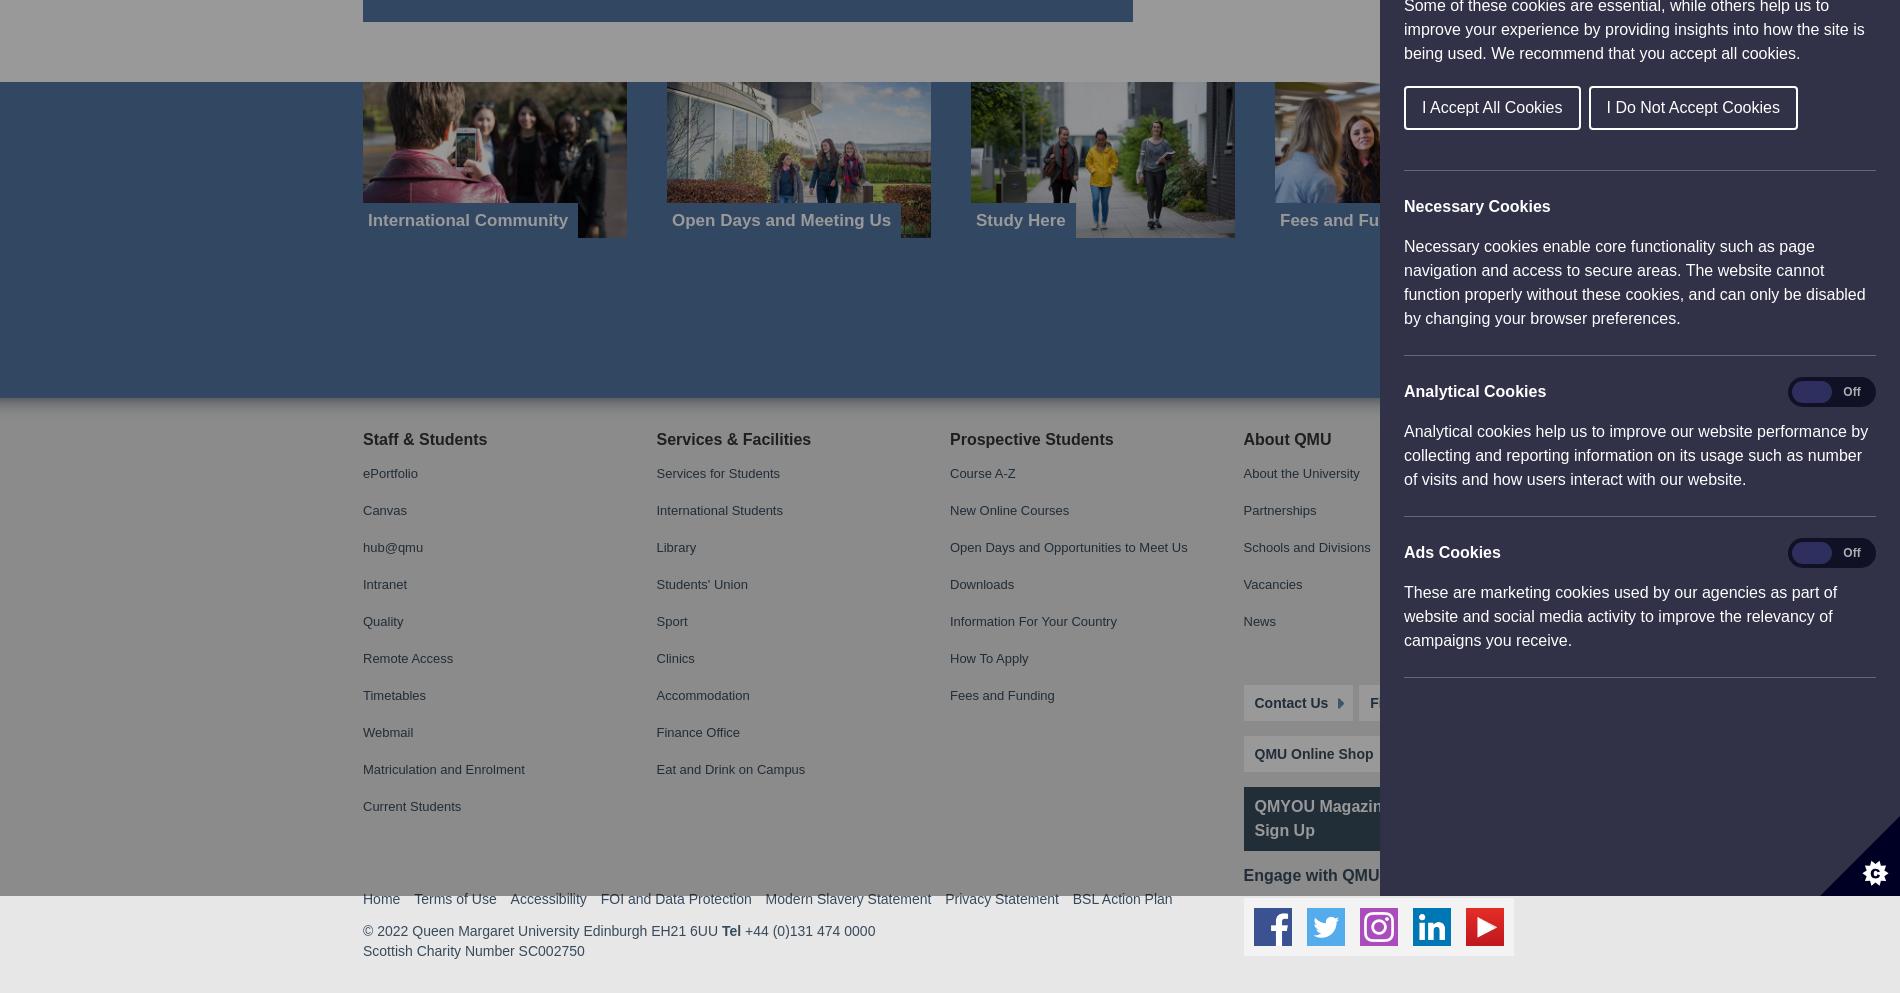  Describe the element at coordinates (846, 8) in the screenshot. I see `'Modern Slavery Statement'` at that location.